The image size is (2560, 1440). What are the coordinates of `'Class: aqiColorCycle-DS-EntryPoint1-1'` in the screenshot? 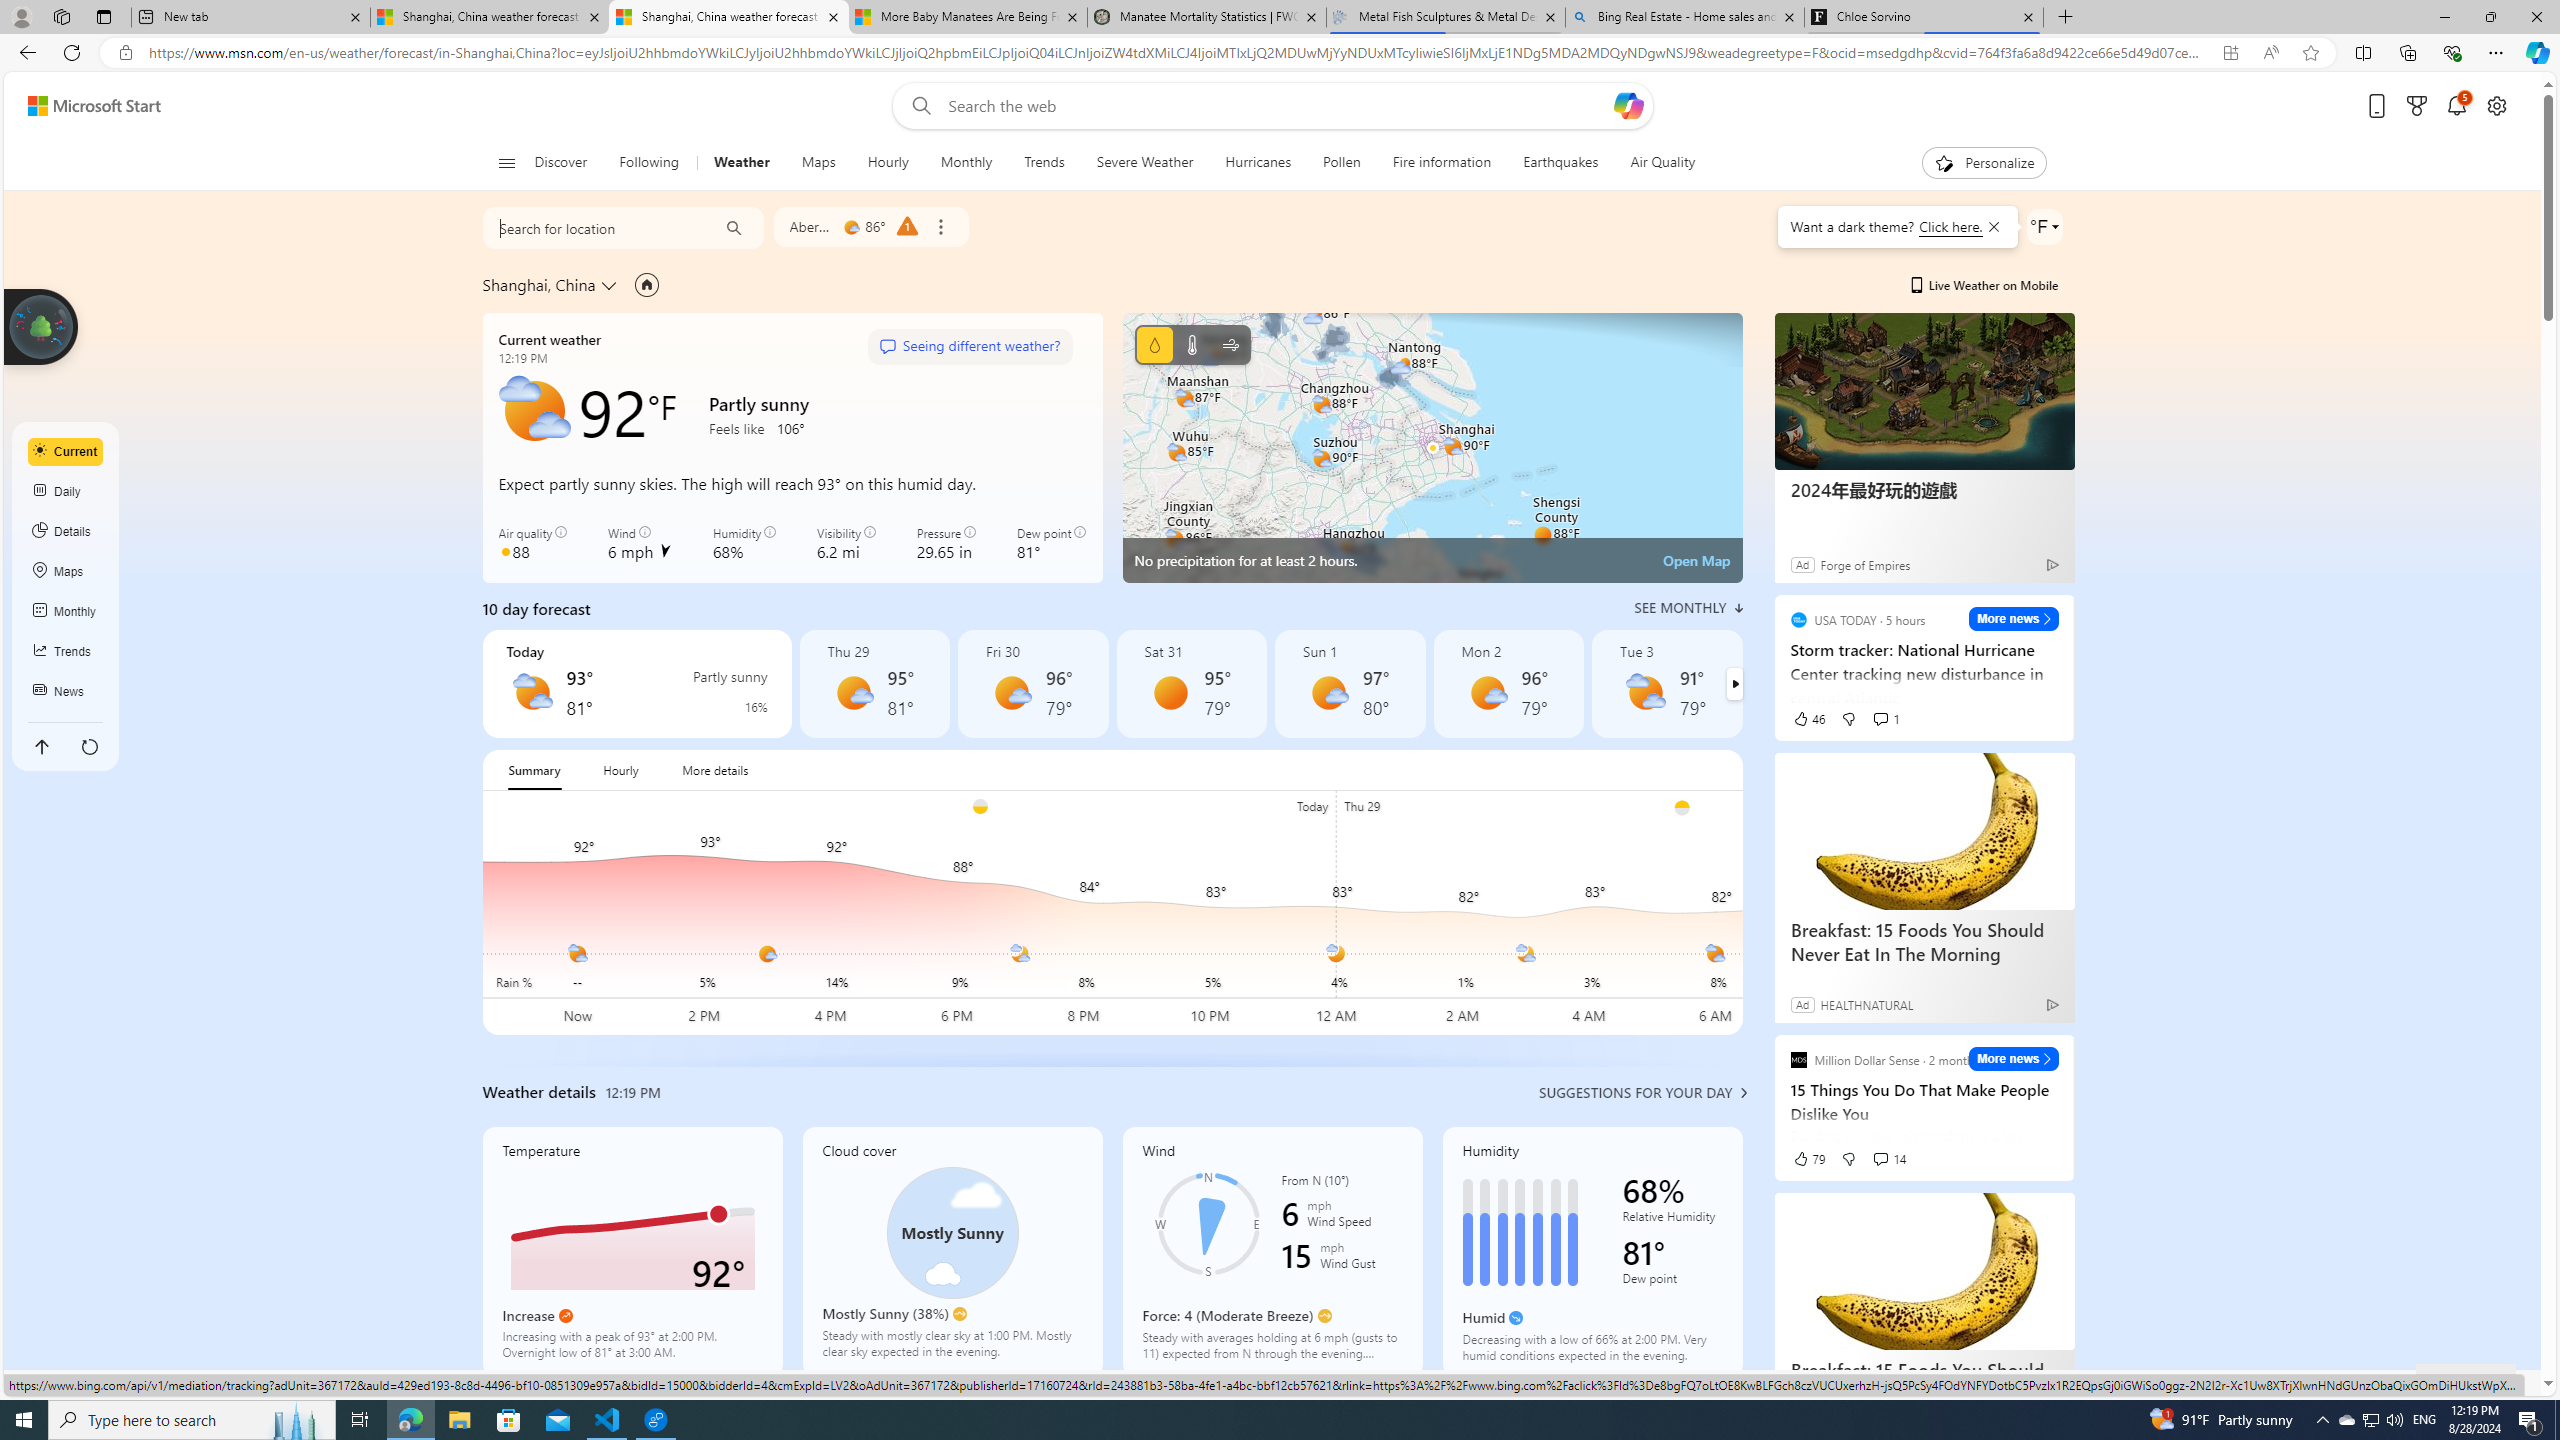 It's located at (505, 551).